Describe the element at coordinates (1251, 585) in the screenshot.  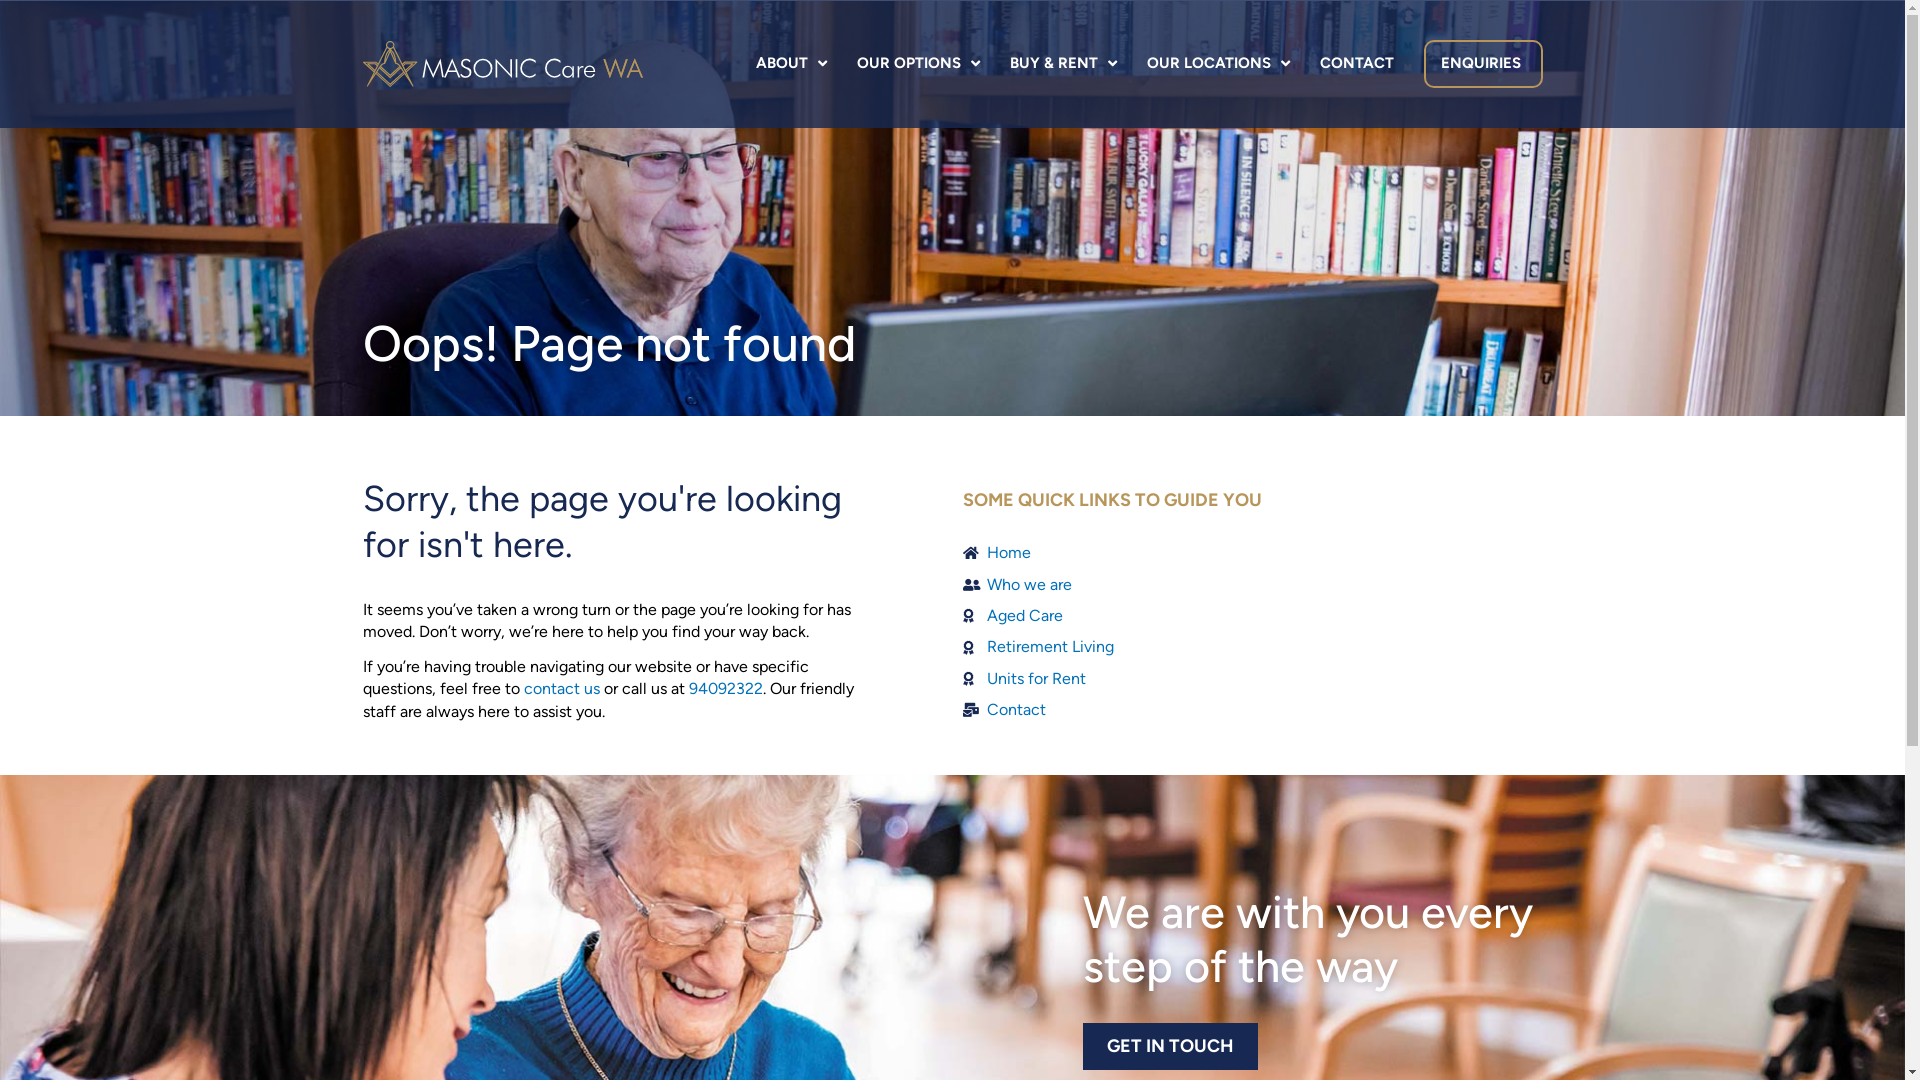
I see `'Who we are'` at that location.